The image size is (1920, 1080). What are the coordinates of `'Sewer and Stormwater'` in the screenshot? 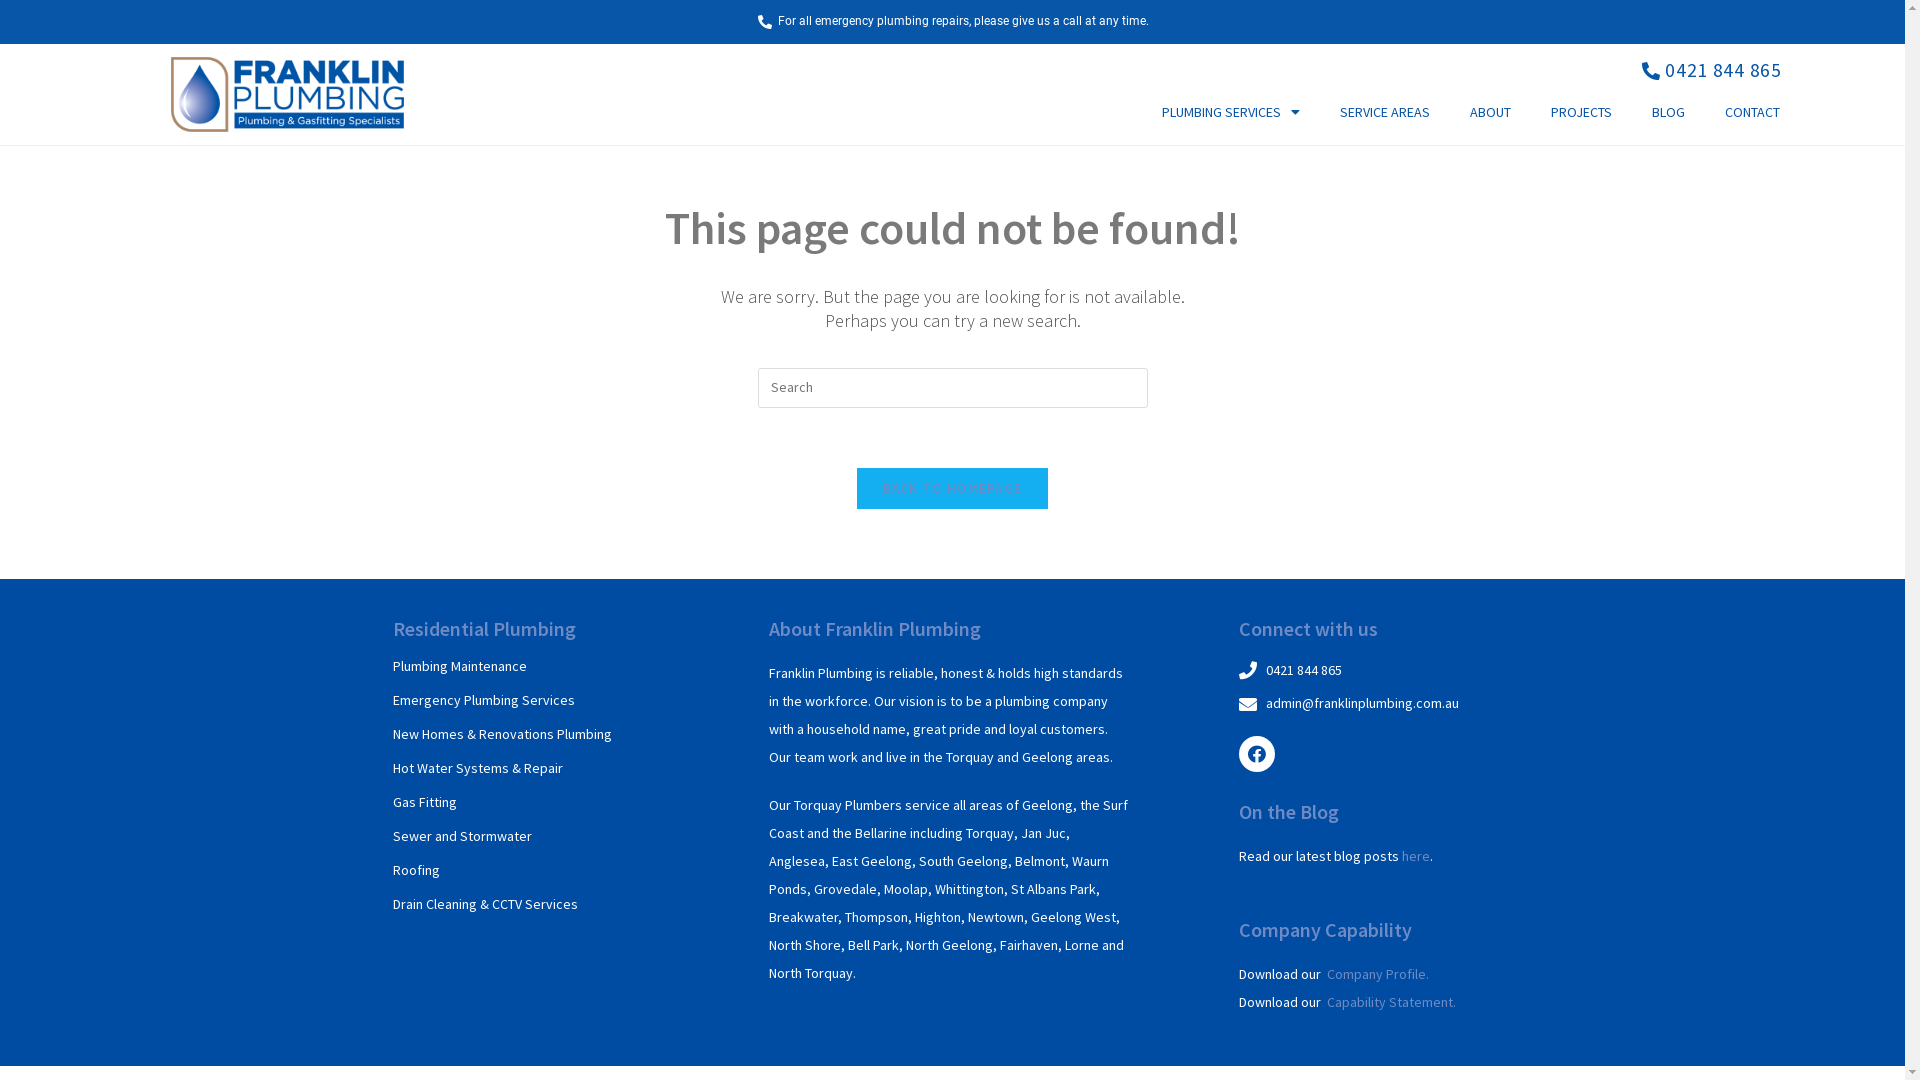 It's located at (460, 836).